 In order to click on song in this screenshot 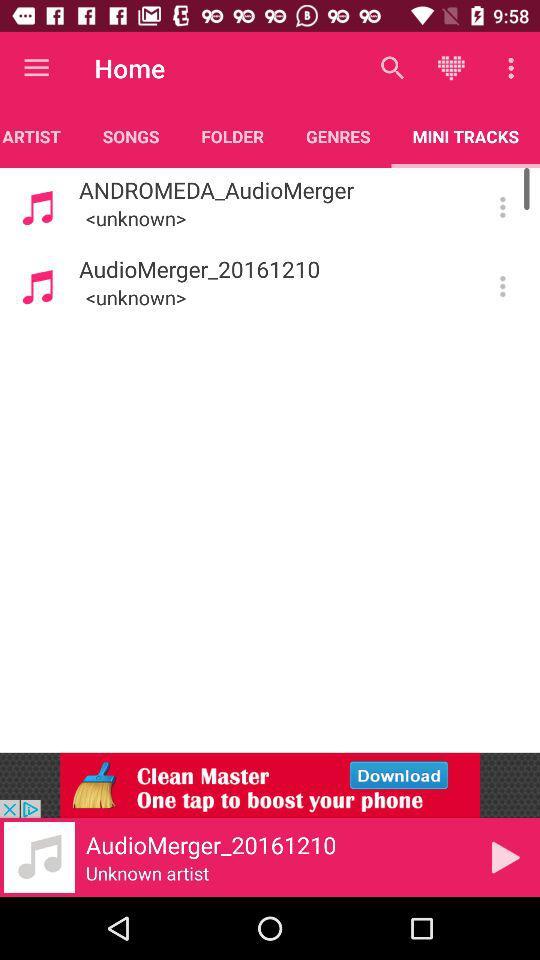, I will do `click(504, 856)`.